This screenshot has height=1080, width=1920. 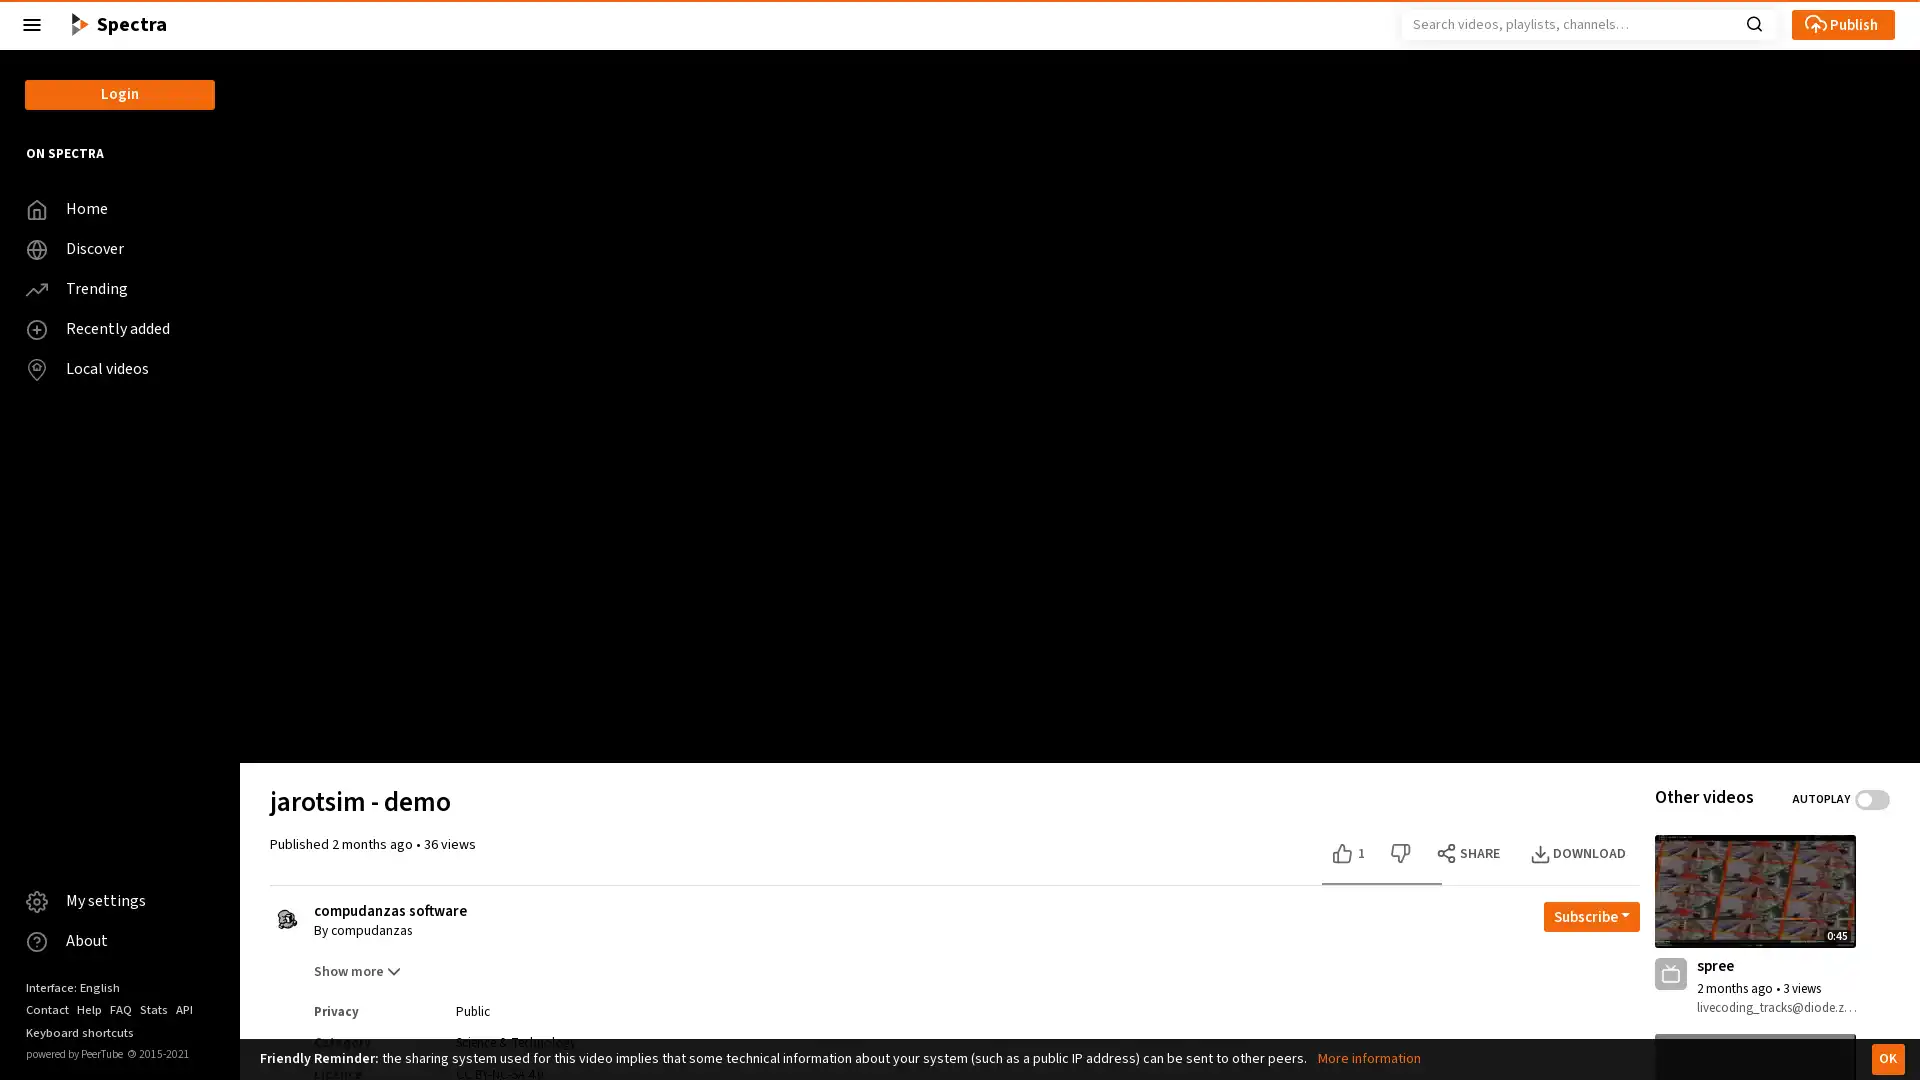 What do you see at coordinates (1753, 22) in the screenshot?
I see `Search` at bounding box center [1753, 22].